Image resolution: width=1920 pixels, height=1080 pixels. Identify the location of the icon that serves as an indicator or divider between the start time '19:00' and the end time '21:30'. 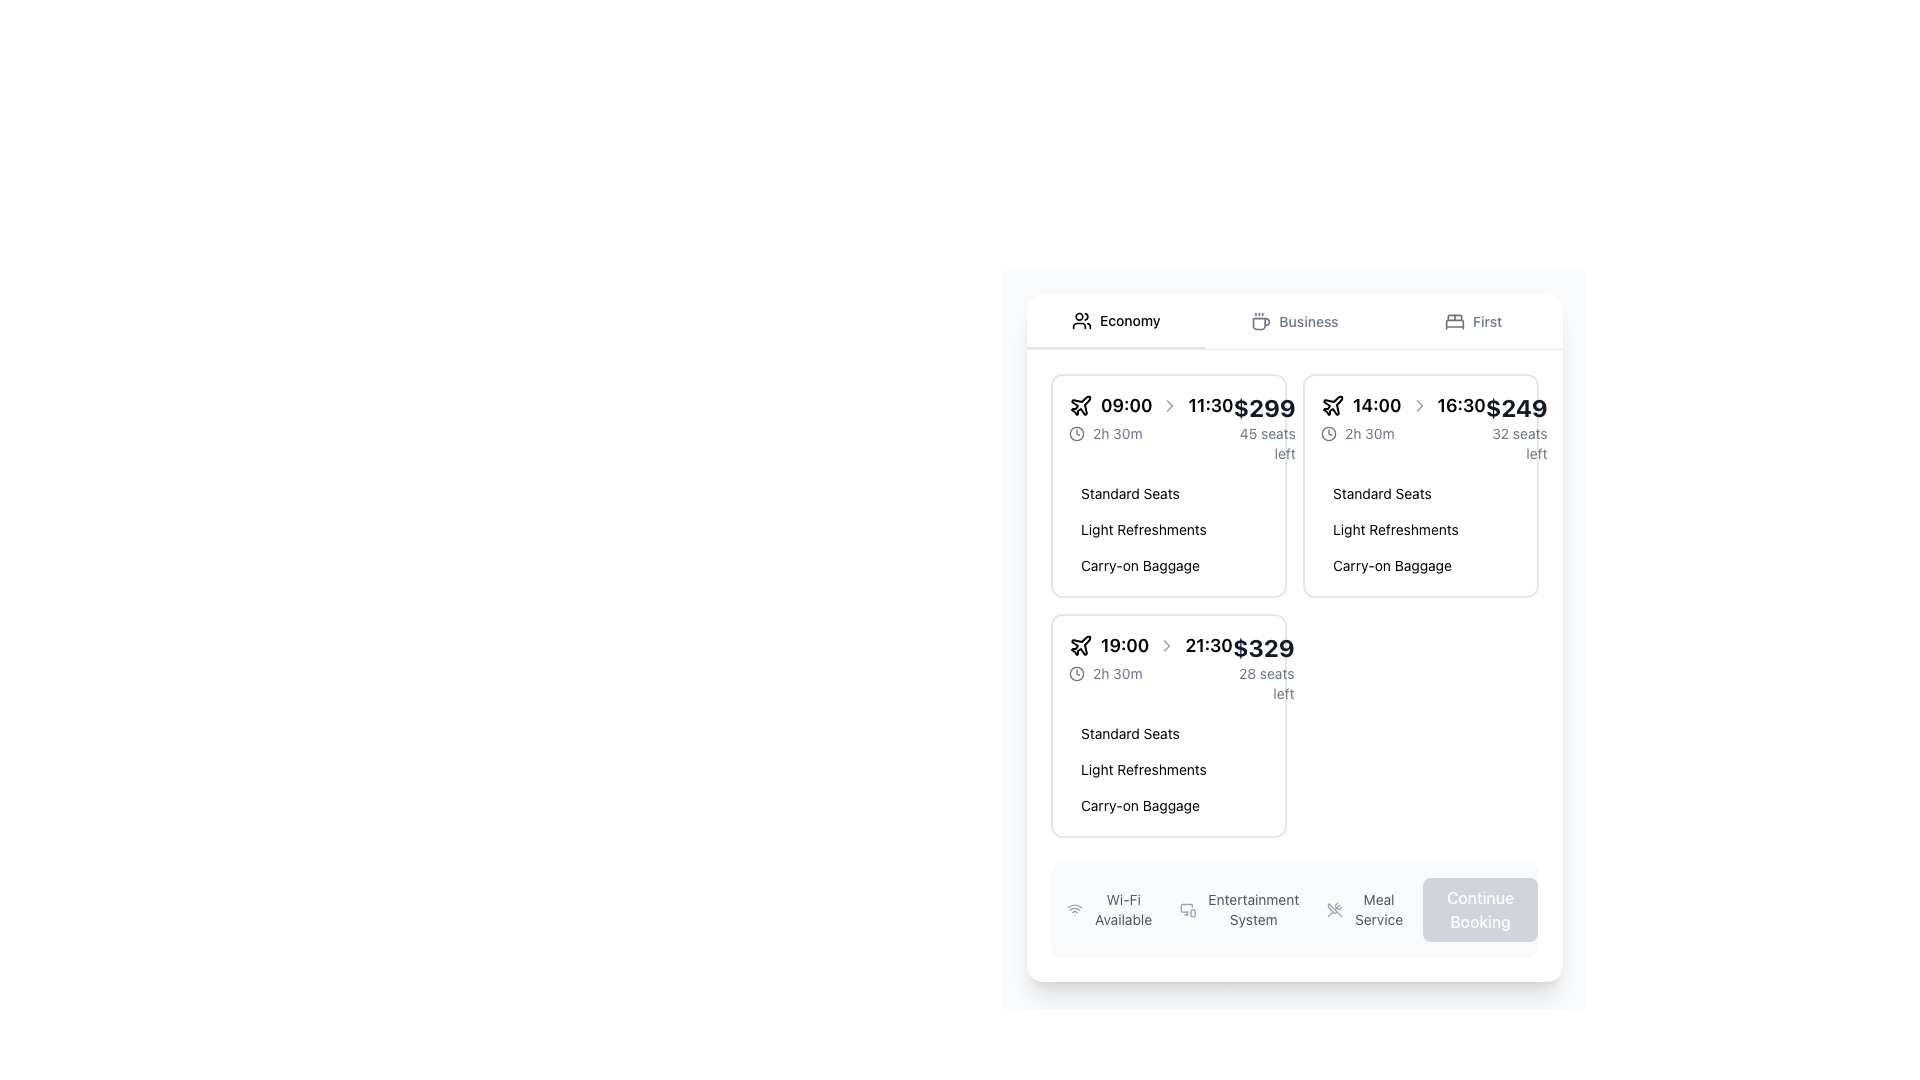
(1167, 645).